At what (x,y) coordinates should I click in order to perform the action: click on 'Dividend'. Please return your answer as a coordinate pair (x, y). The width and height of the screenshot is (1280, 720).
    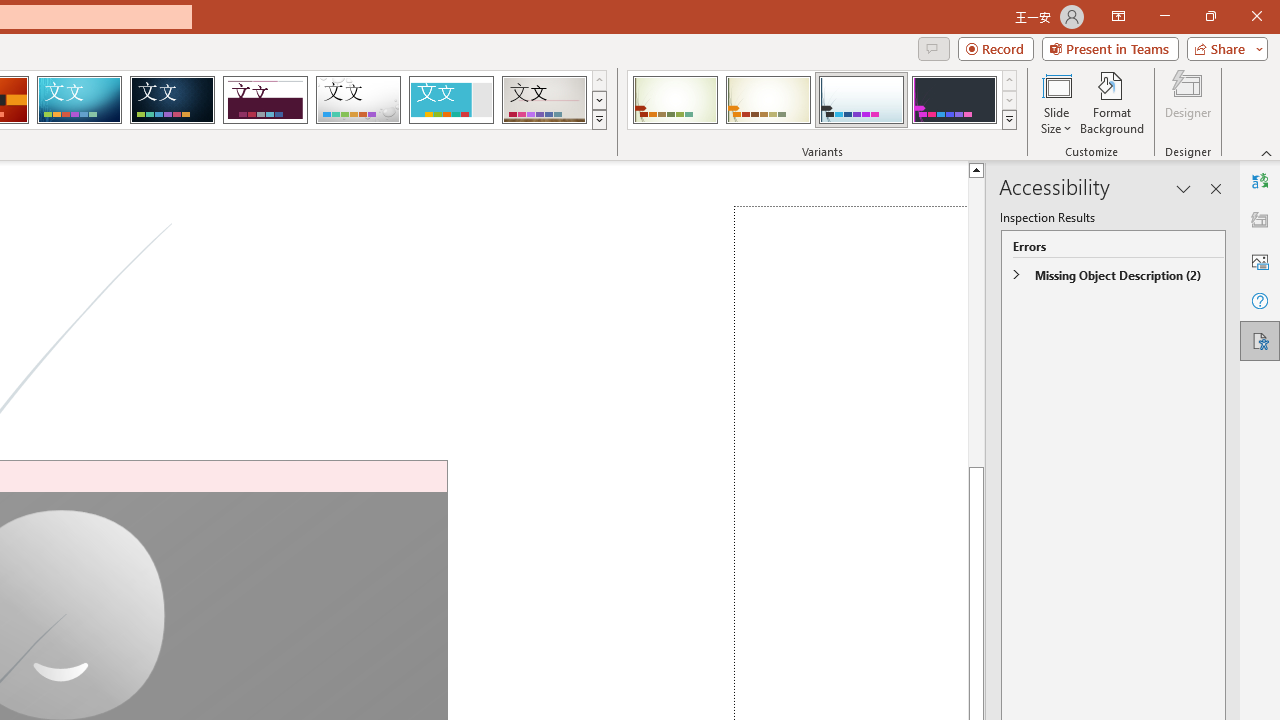
    Looking at the image, I should click on (264, 100).